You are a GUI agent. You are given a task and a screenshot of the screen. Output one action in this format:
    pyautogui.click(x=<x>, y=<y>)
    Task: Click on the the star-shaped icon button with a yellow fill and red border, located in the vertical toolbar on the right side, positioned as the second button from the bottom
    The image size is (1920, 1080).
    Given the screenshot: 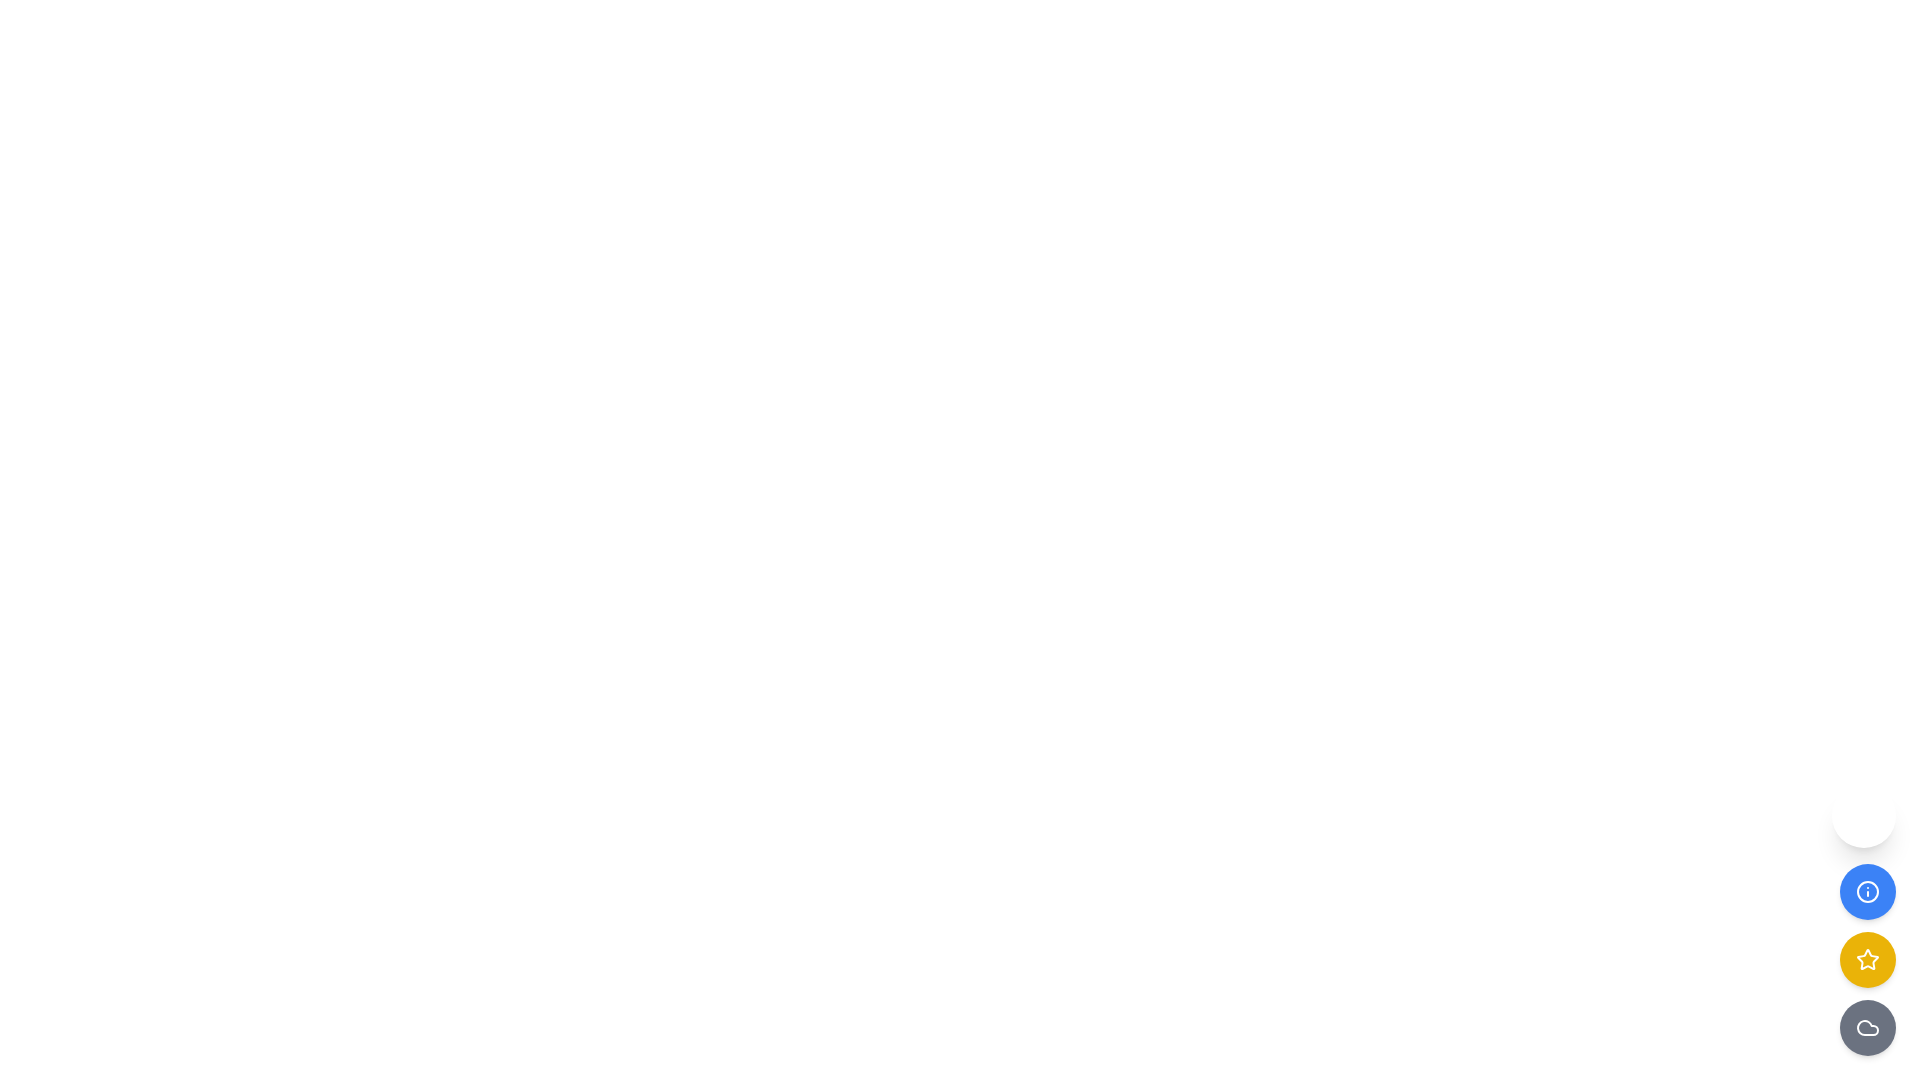 What is the action you would take?
    pyautogui.click(x=1866, y=958)
    